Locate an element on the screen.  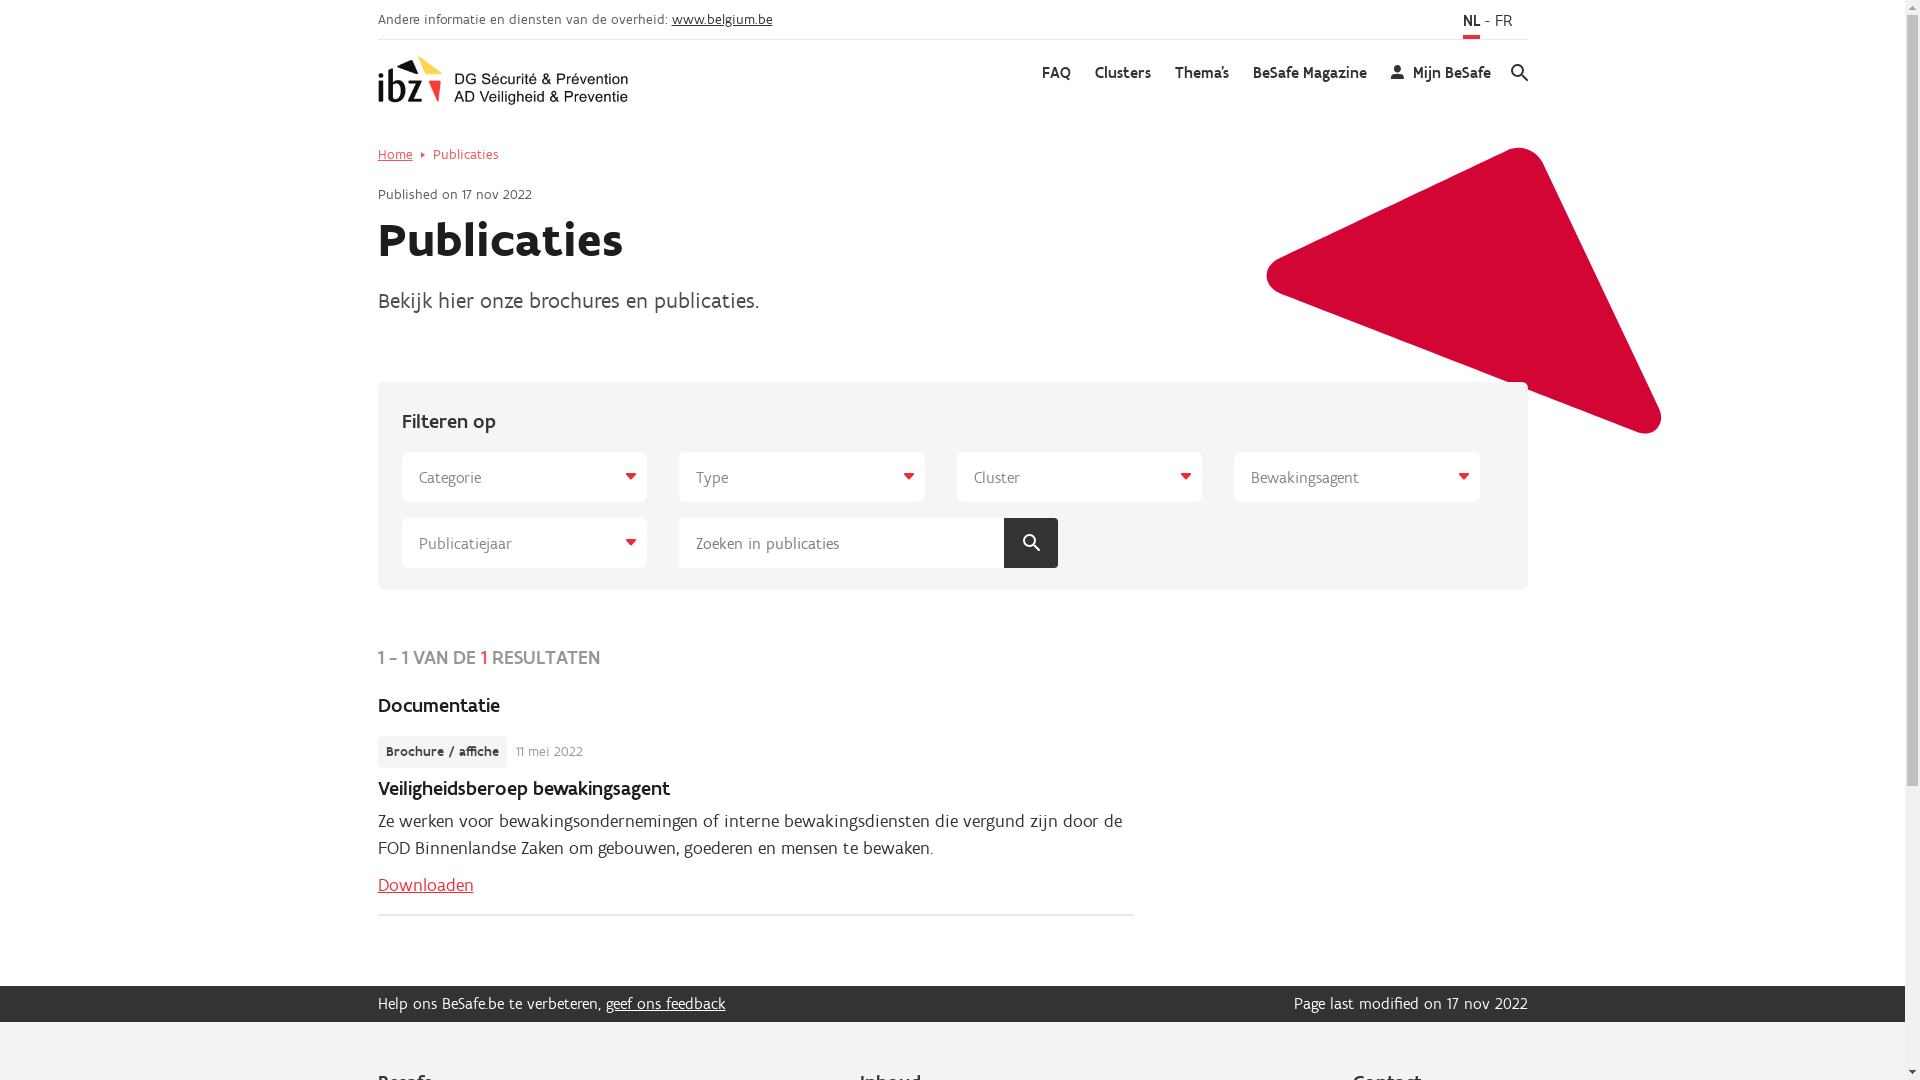
'www.belgium.be' is located at coordinates (721, 19).